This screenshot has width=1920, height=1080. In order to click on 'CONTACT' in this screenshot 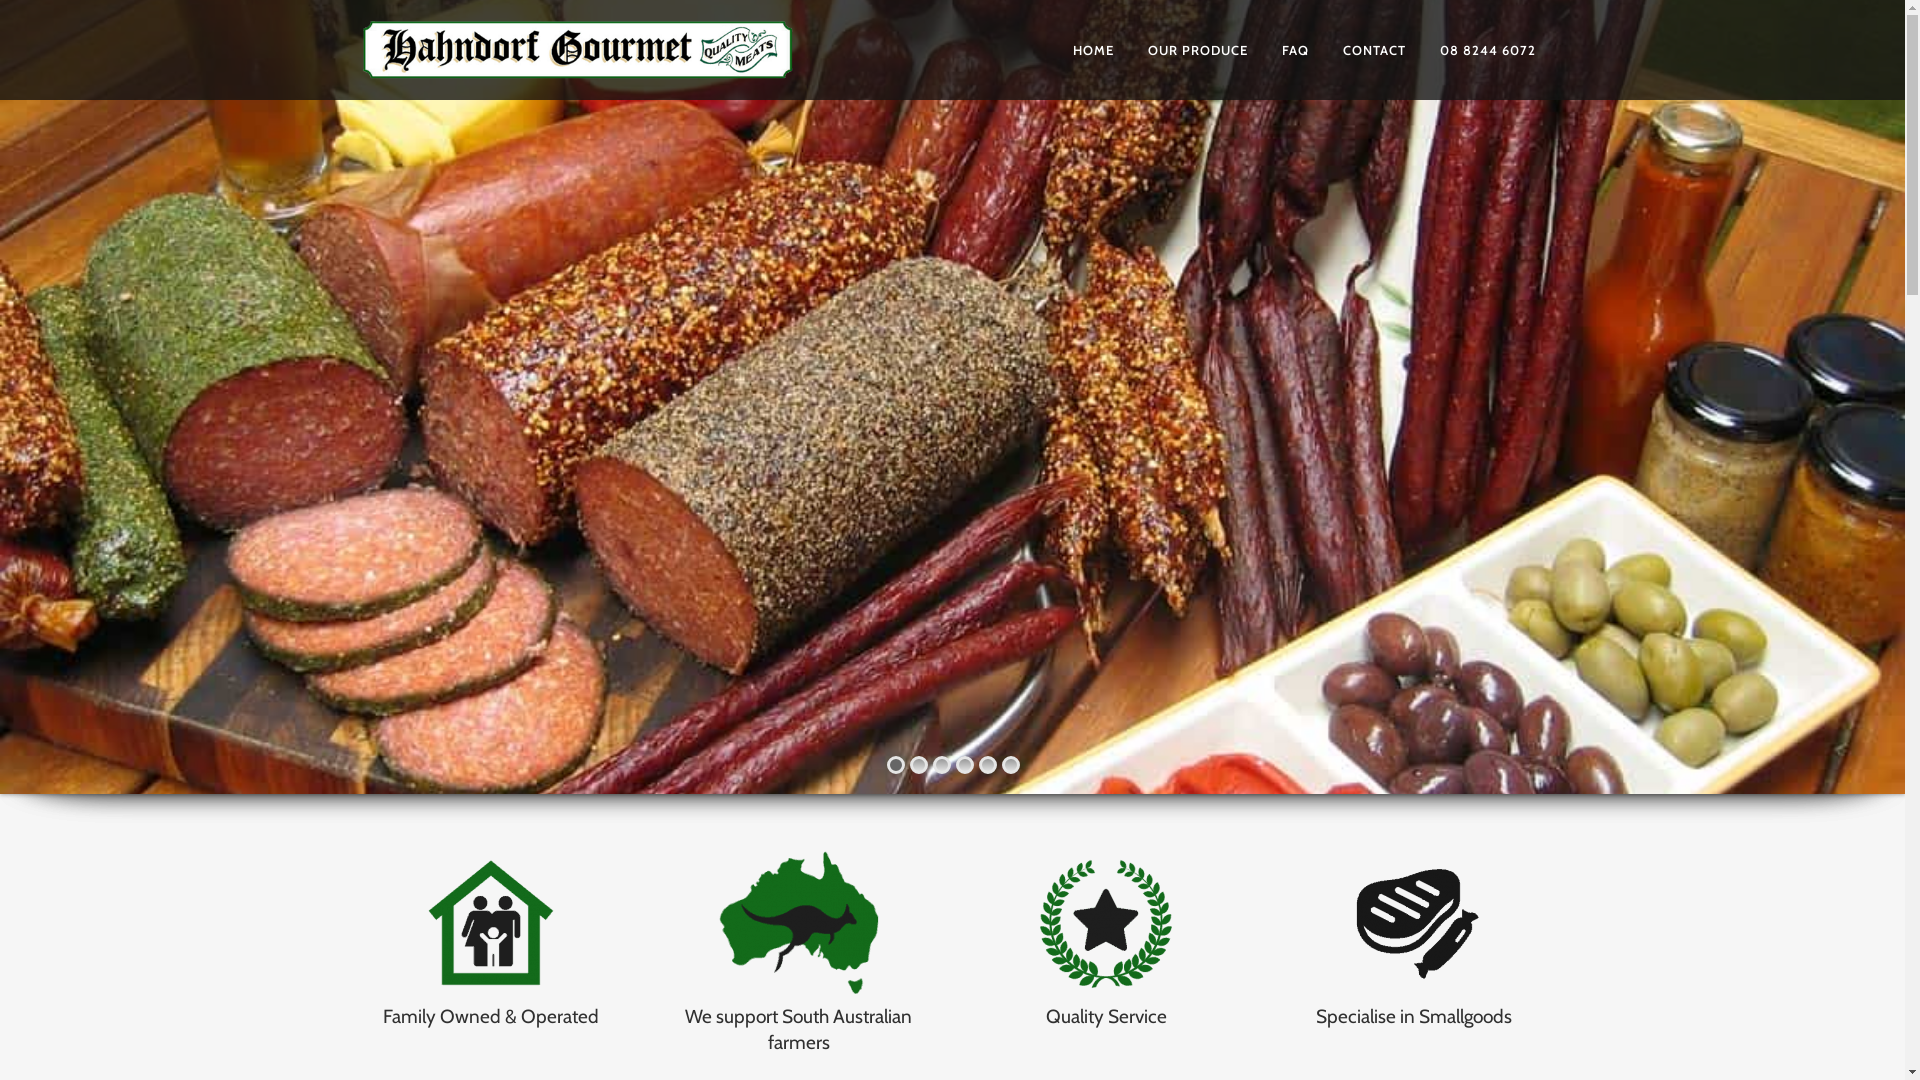, I will do `click(1325, 49)`.